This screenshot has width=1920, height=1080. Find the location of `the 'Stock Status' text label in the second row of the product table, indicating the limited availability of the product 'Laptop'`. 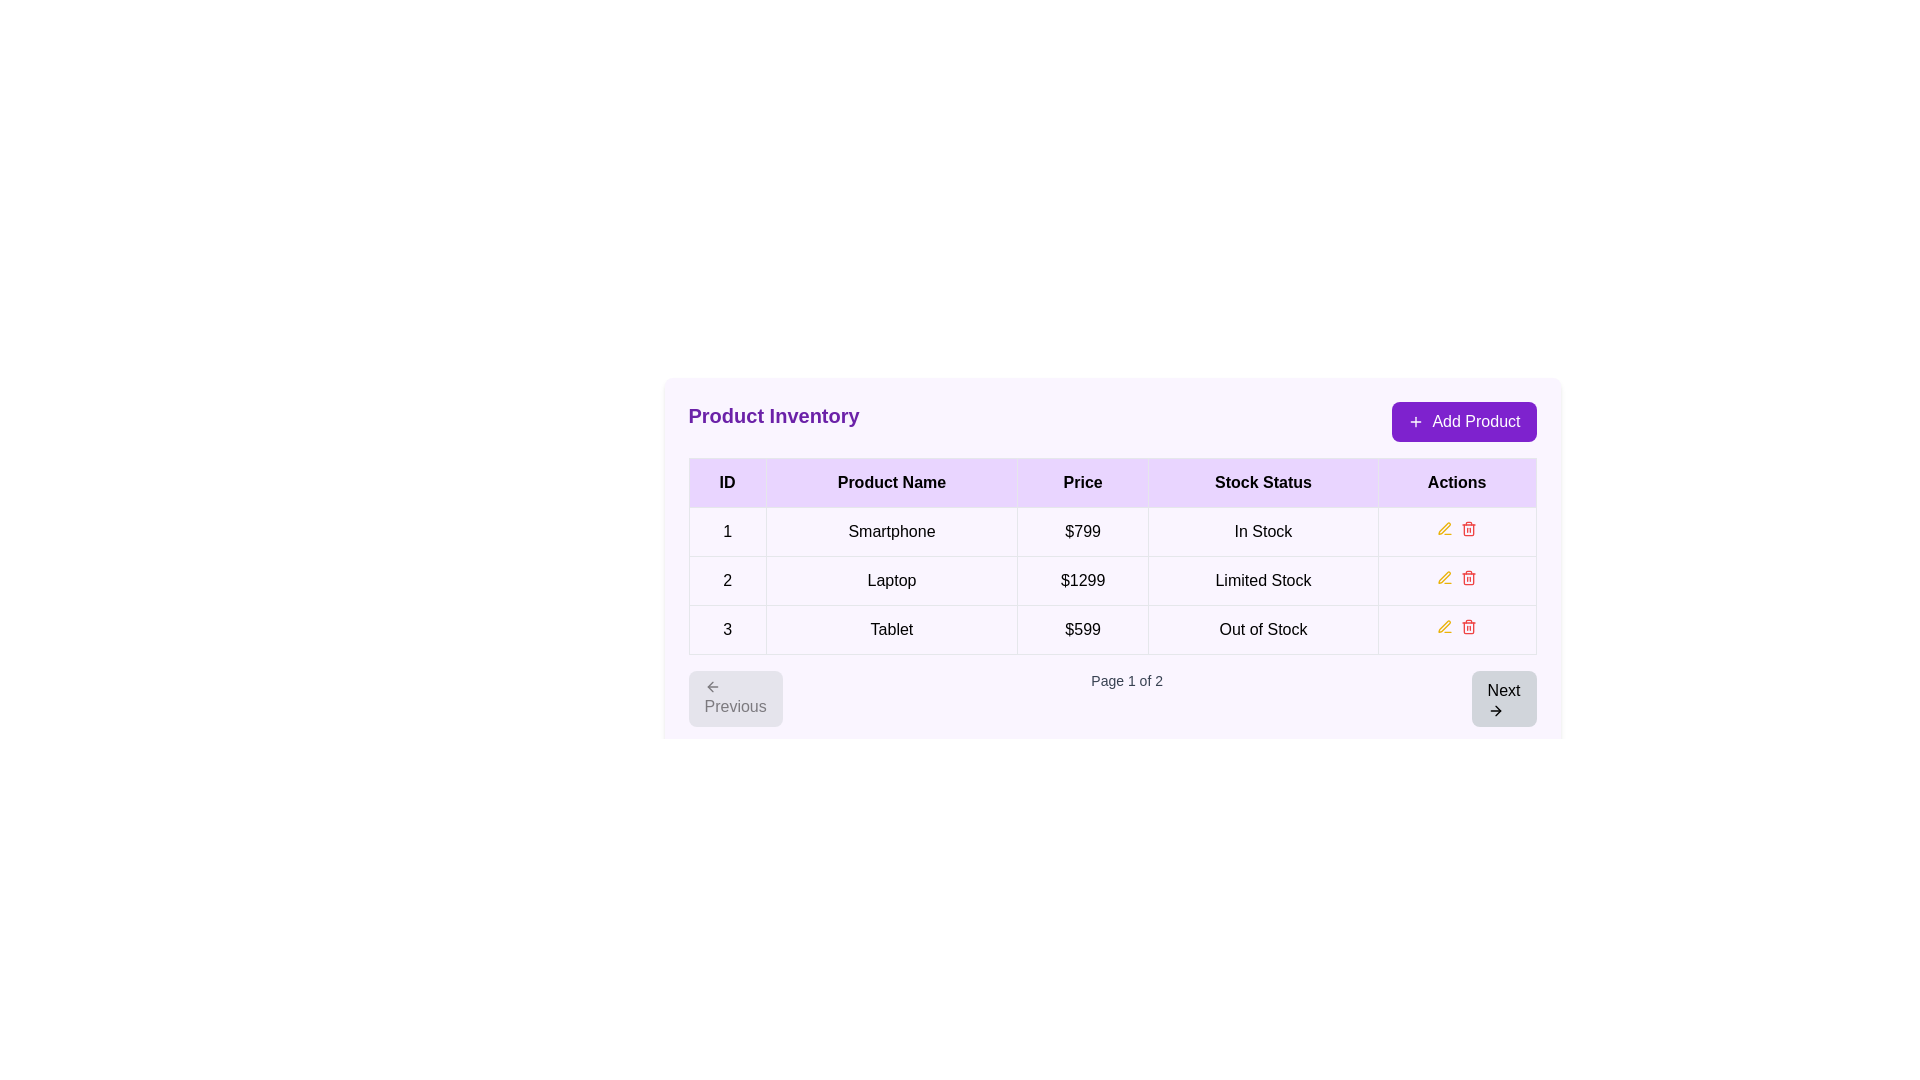

the 'Stock Status' text label in the second row of the product table, indicating the limited availability of the product 'Laptop' is located at coordinates (1262, 581).